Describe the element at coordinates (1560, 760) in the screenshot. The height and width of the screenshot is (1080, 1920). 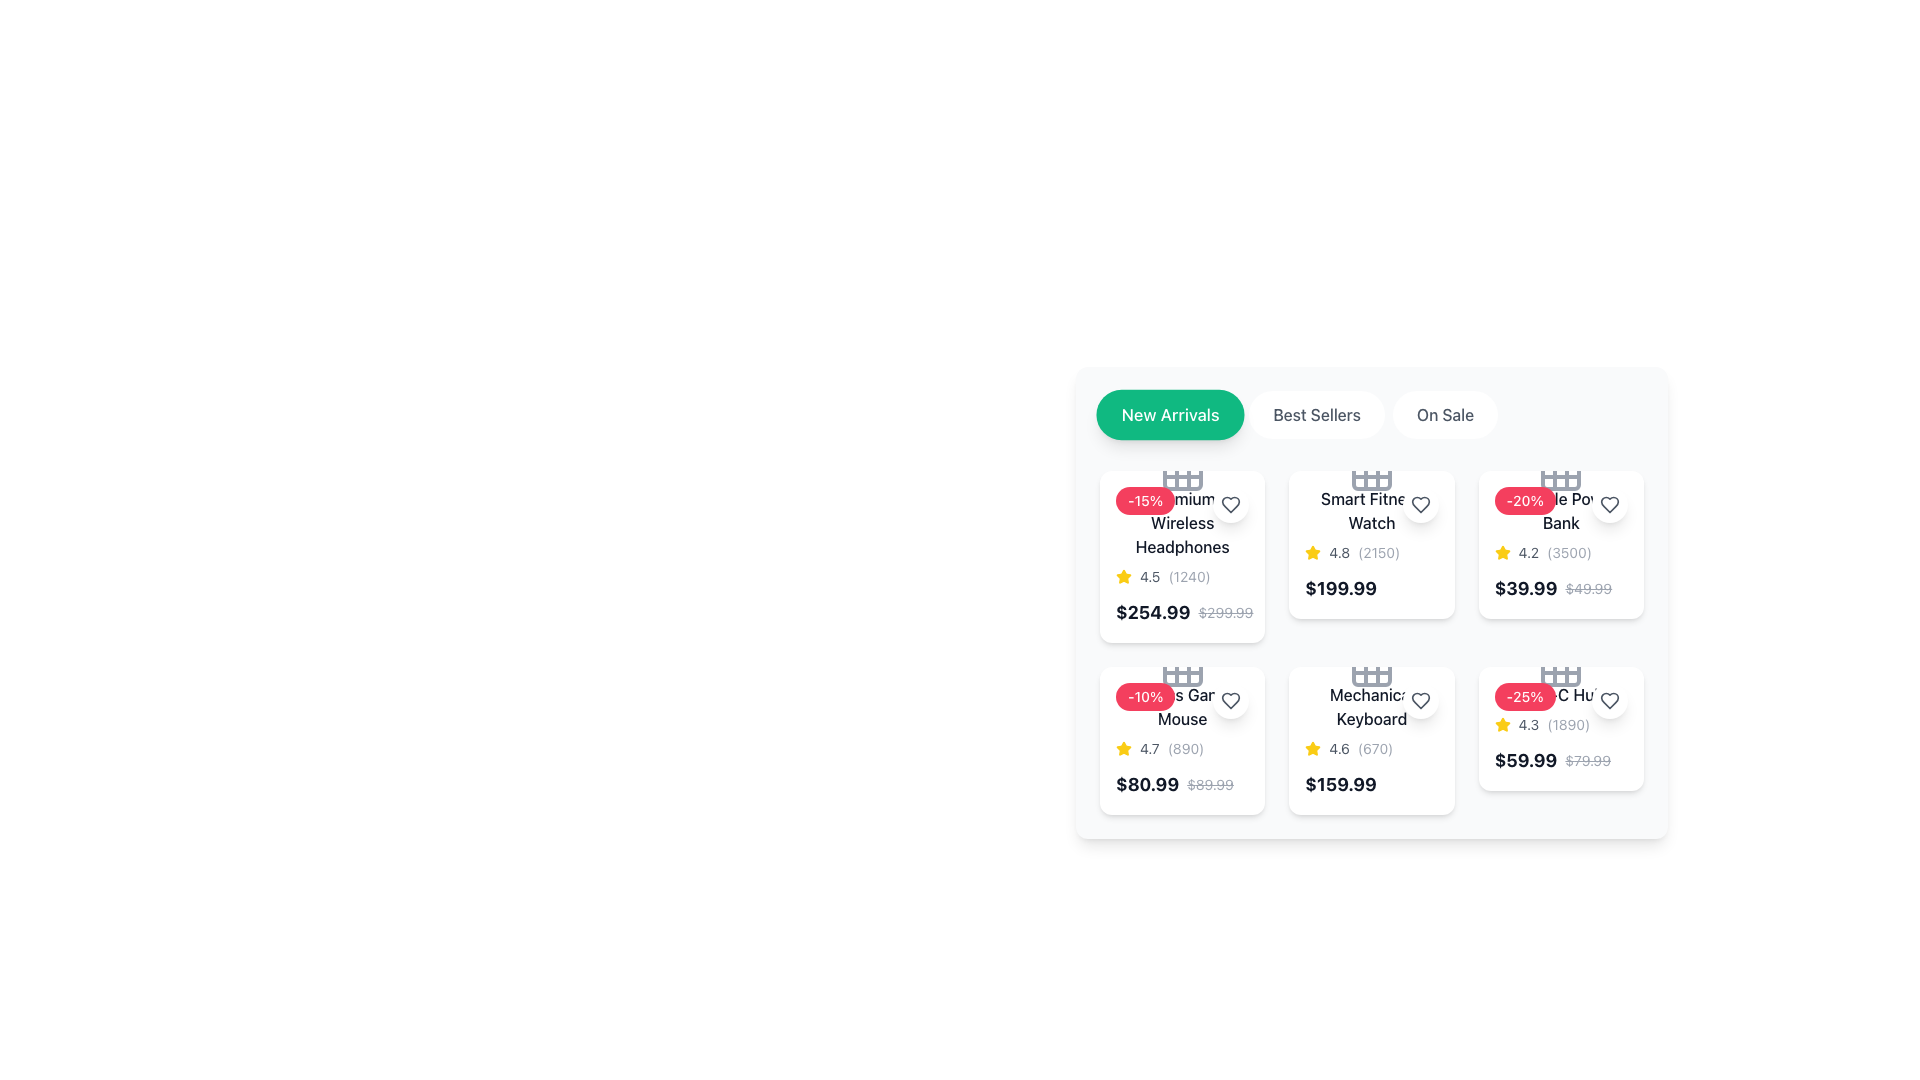
I see `the Text display showing the current and original price in the last product card of the 'On Sale' section located at the bottom-right corner` at that location.